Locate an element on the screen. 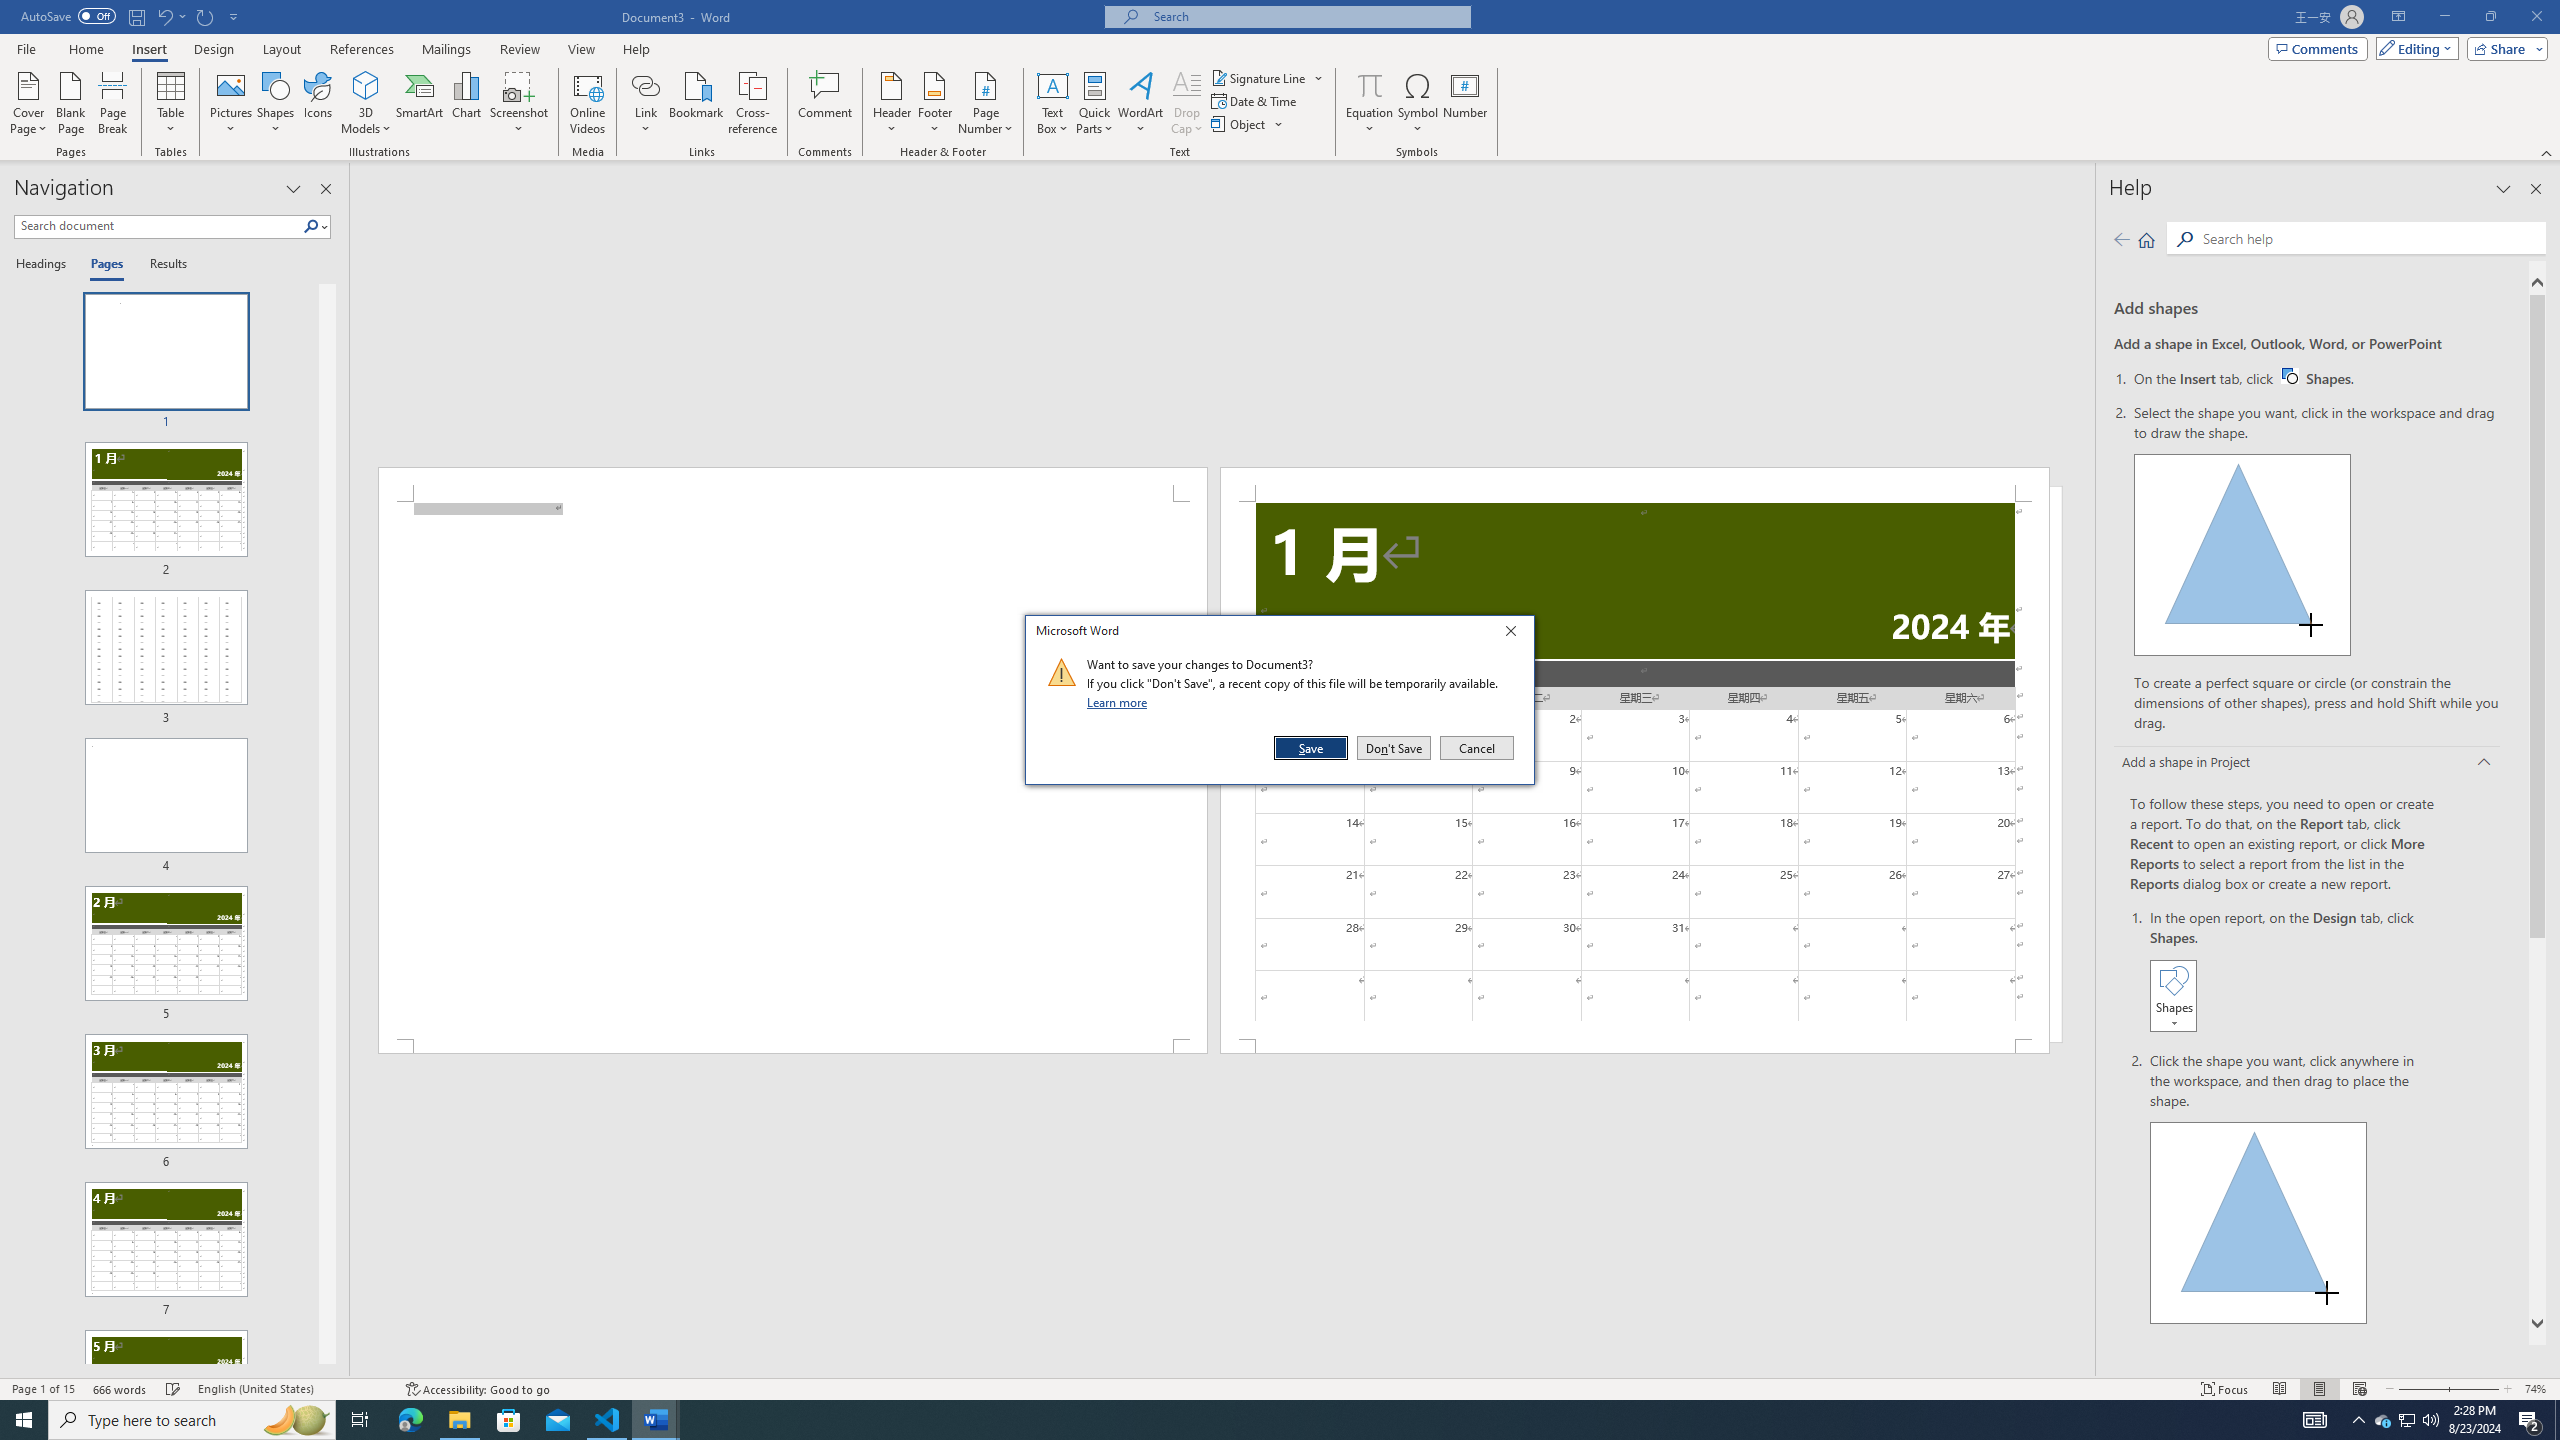 This screenshot has height=1440, width=2560. 'Start' is located at coordinates (24, 1418).